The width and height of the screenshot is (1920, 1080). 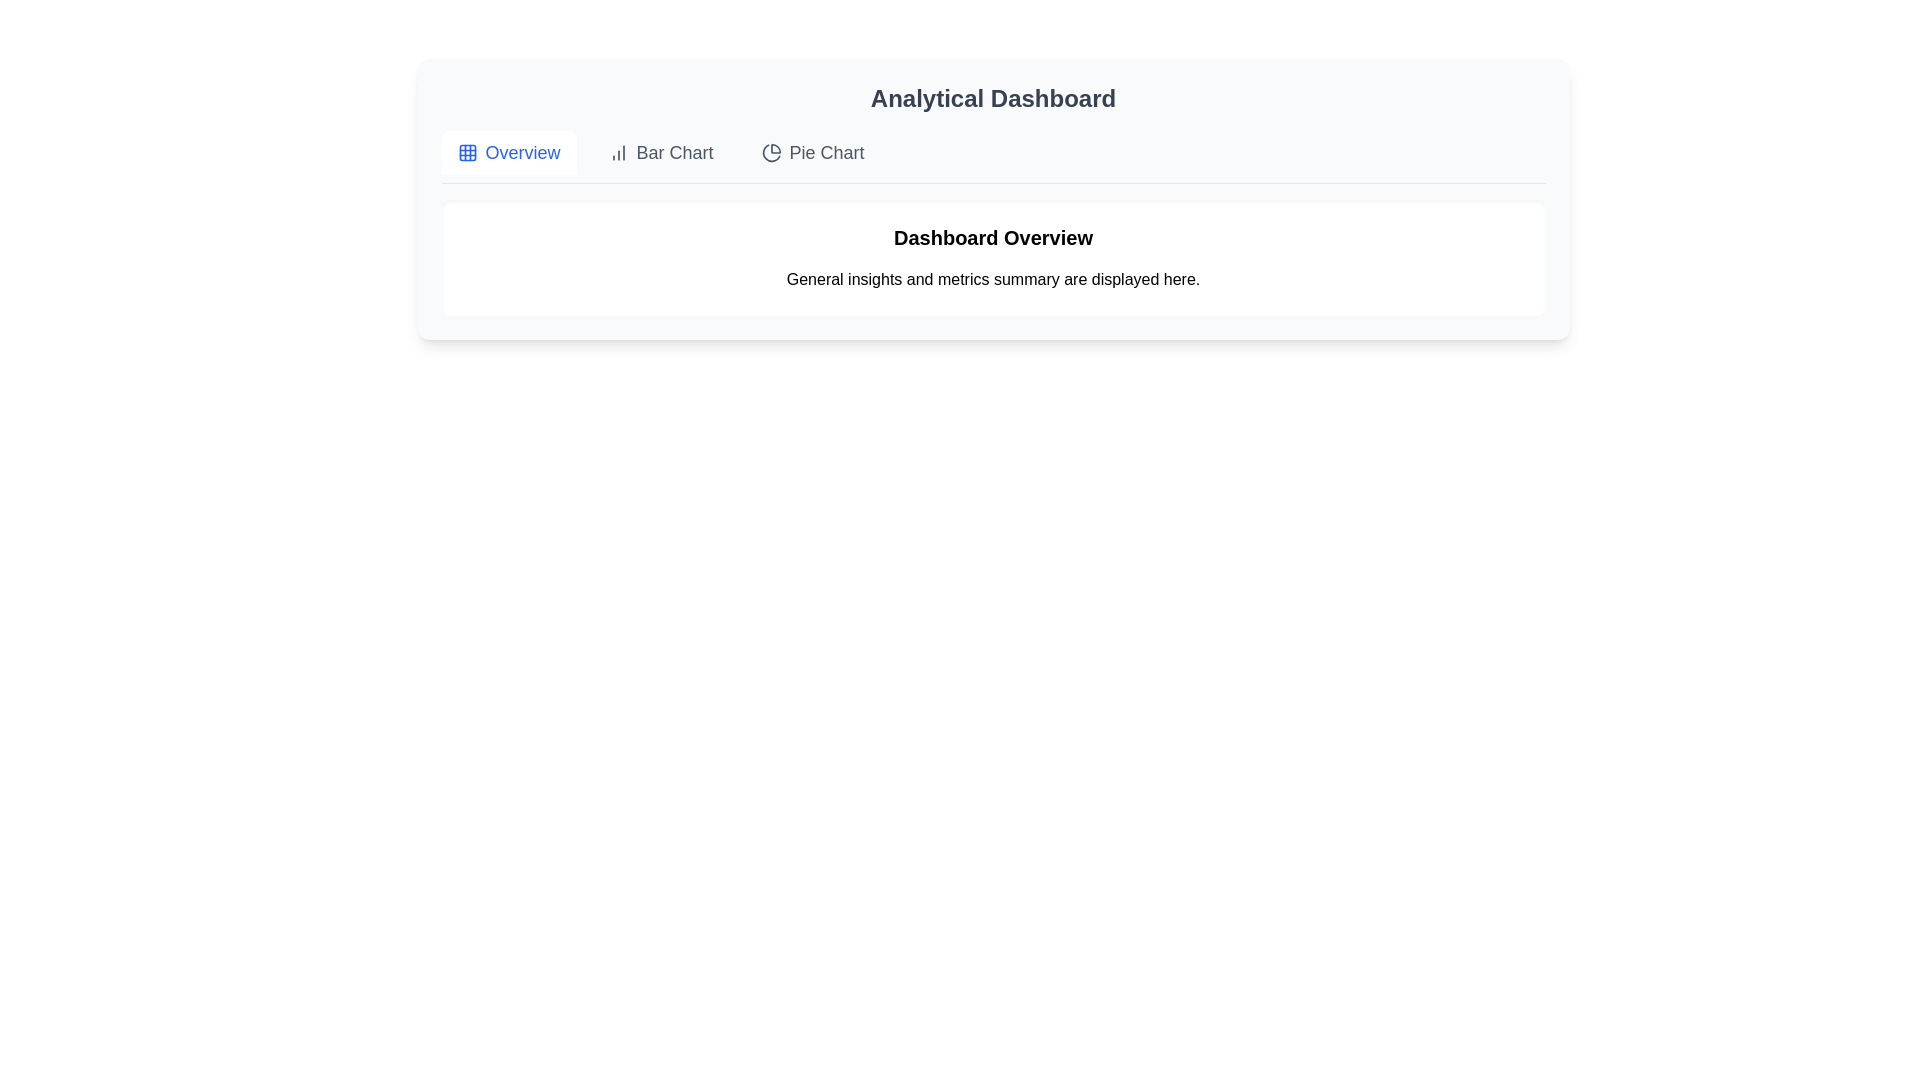 I want to click on the 'Pie Chart' text label located in the navigation bar, positioned next to 'Overview' and 'Bar Chart', so click(x=827, y=152).